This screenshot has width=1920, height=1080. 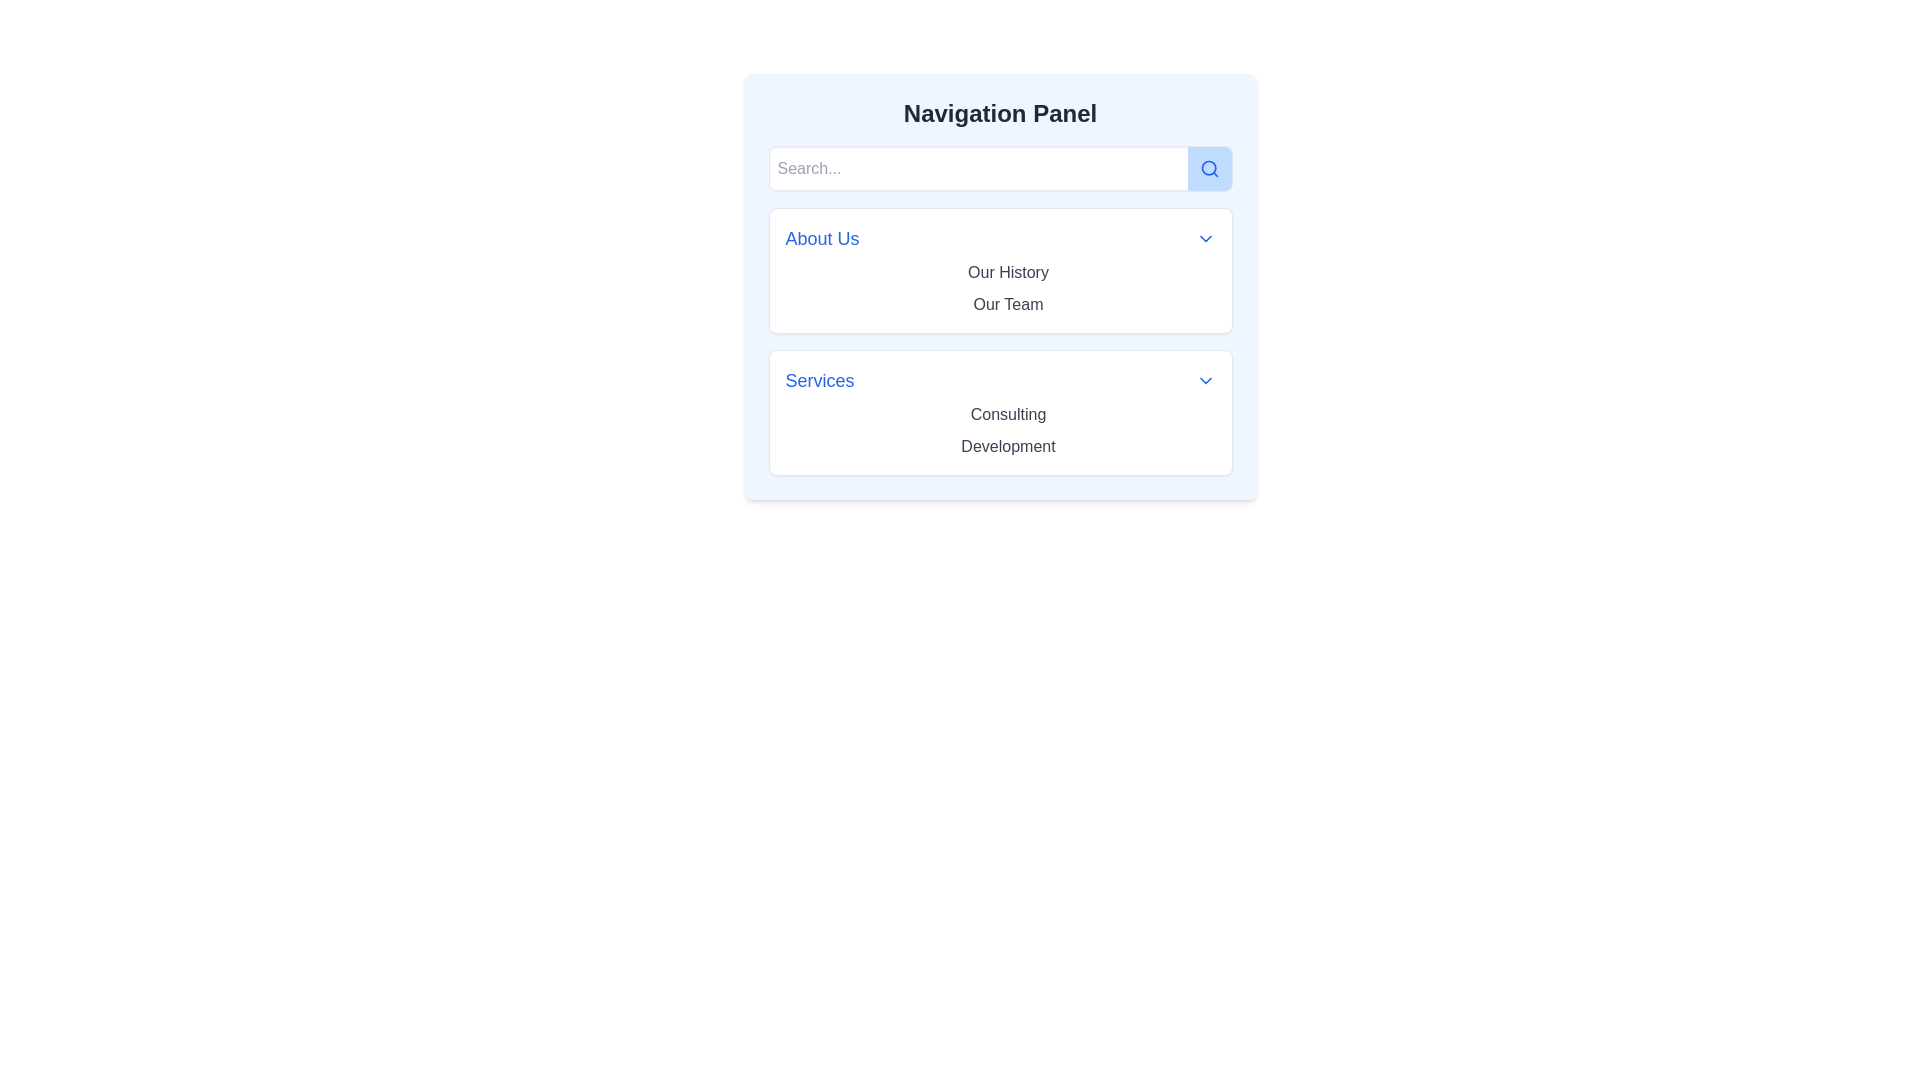 I want to click on the 'Consulting' item in the vertical list of the navigation menu located under the 'Services' header, so click(x=999, y=430).